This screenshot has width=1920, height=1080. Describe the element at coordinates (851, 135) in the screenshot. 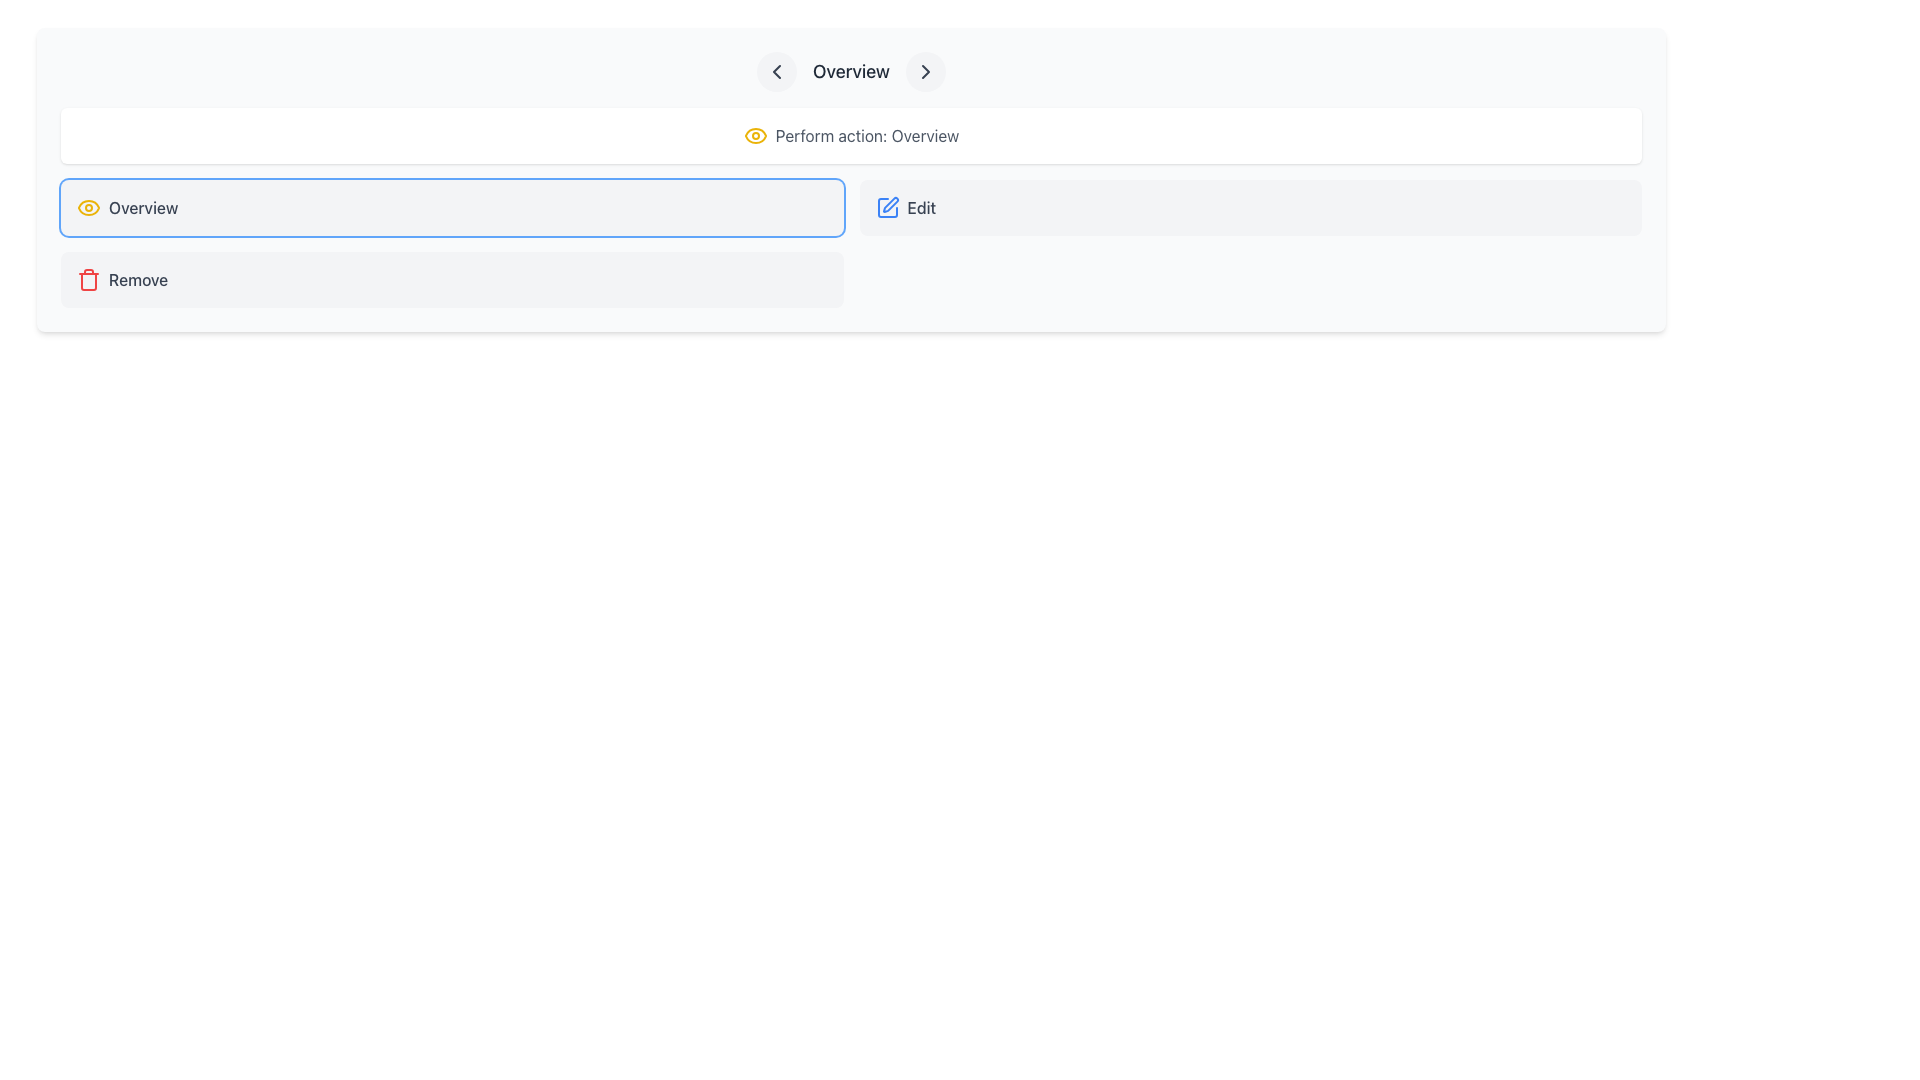

I see `the Informational Text with Icon that reads 'Perform action: Overview', which is accompanied by a yellow eye icon and styled in gray, located below the main title 'Overview'` at that location.